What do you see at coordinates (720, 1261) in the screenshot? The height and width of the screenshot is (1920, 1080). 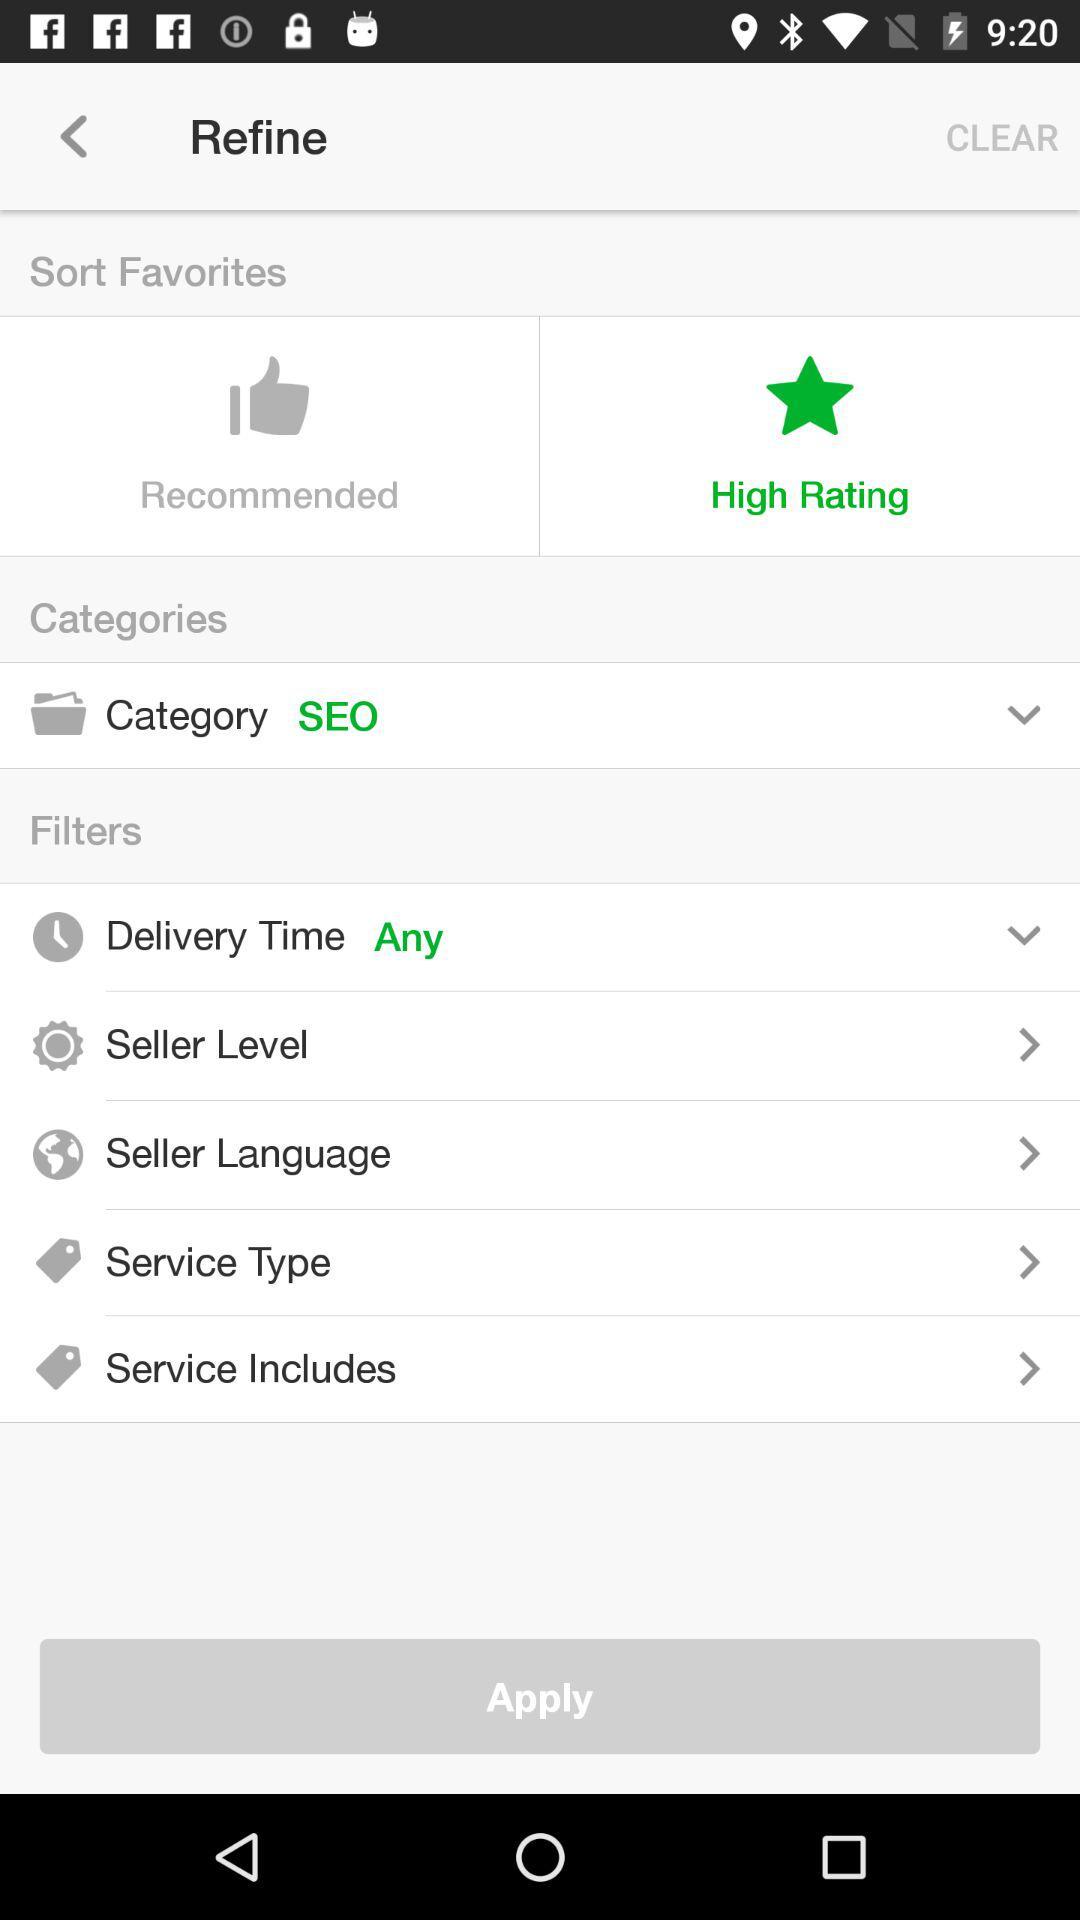 I see `enter subcategory menu` at bounding box center [720, 1261].